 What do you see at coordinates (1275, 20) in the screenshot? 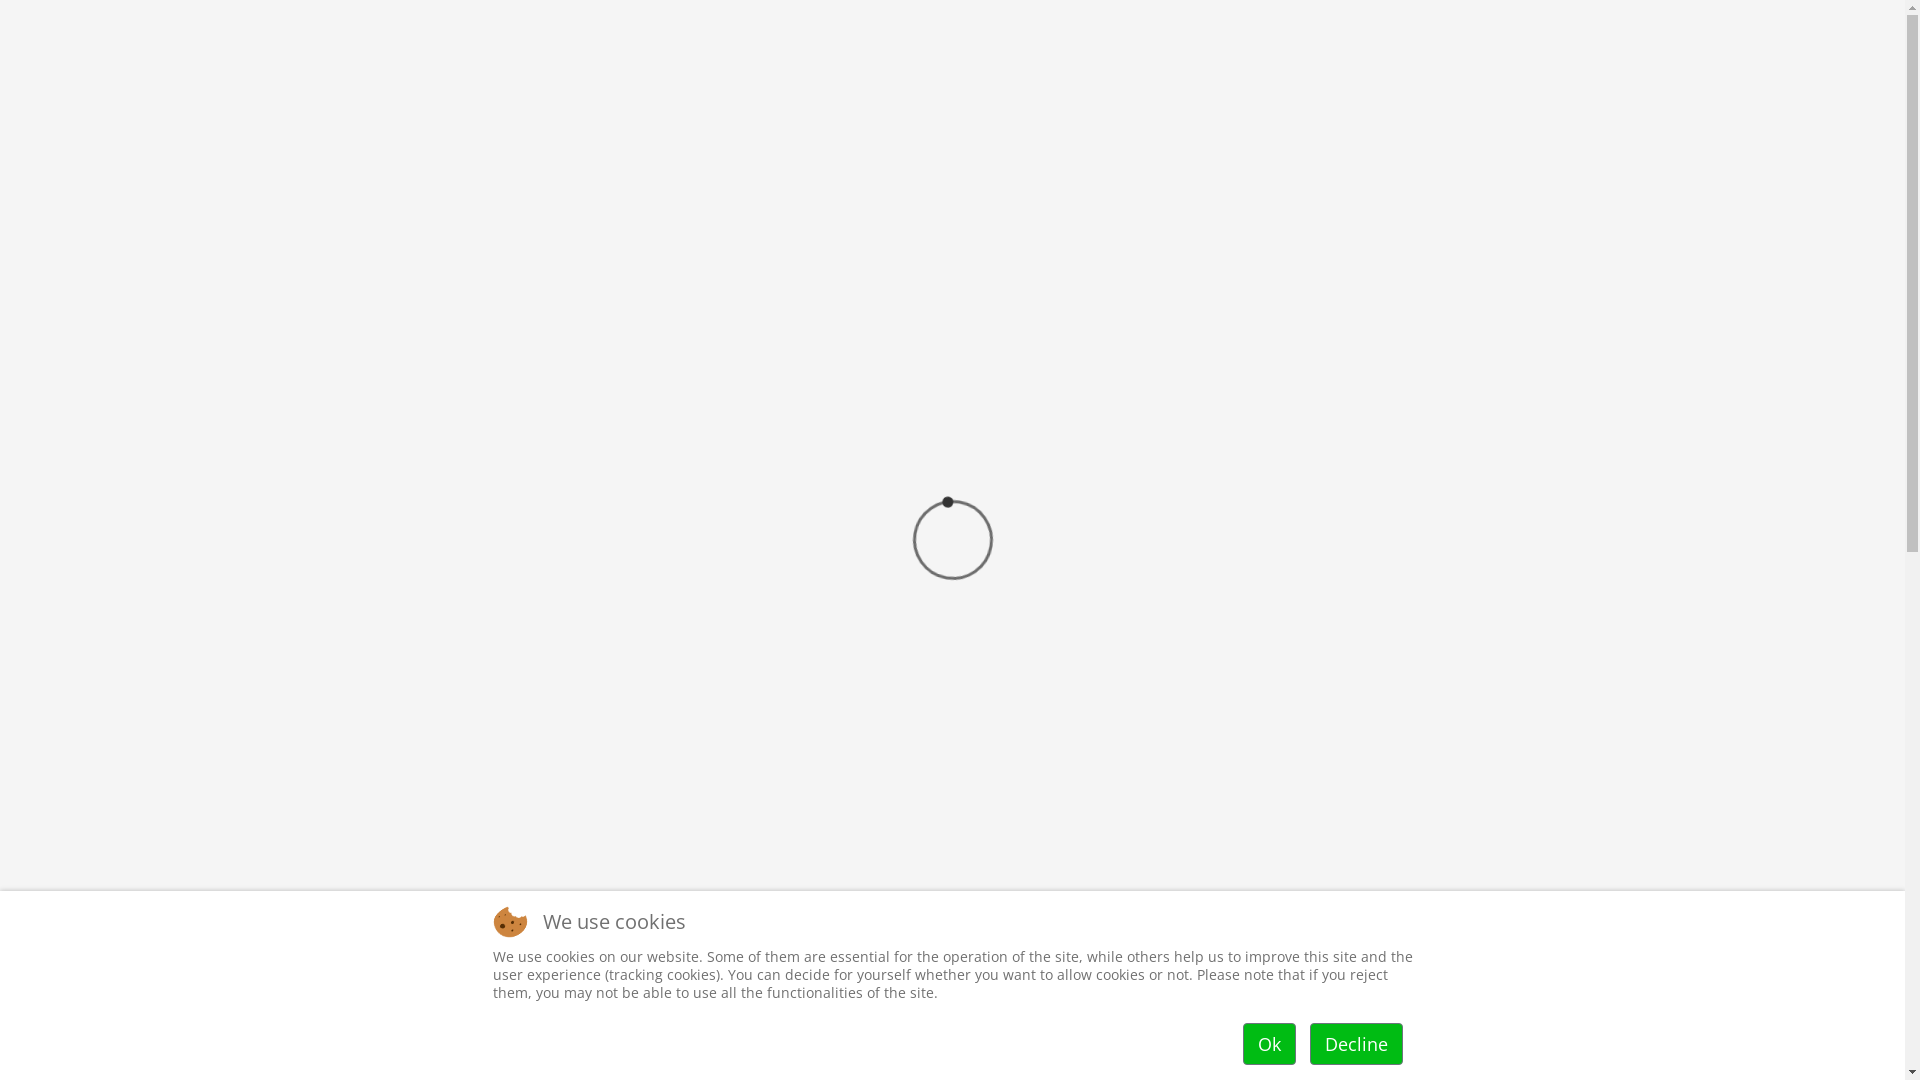
I see `'8(017) 396-36-25'` at bounding box center [1275, 20].